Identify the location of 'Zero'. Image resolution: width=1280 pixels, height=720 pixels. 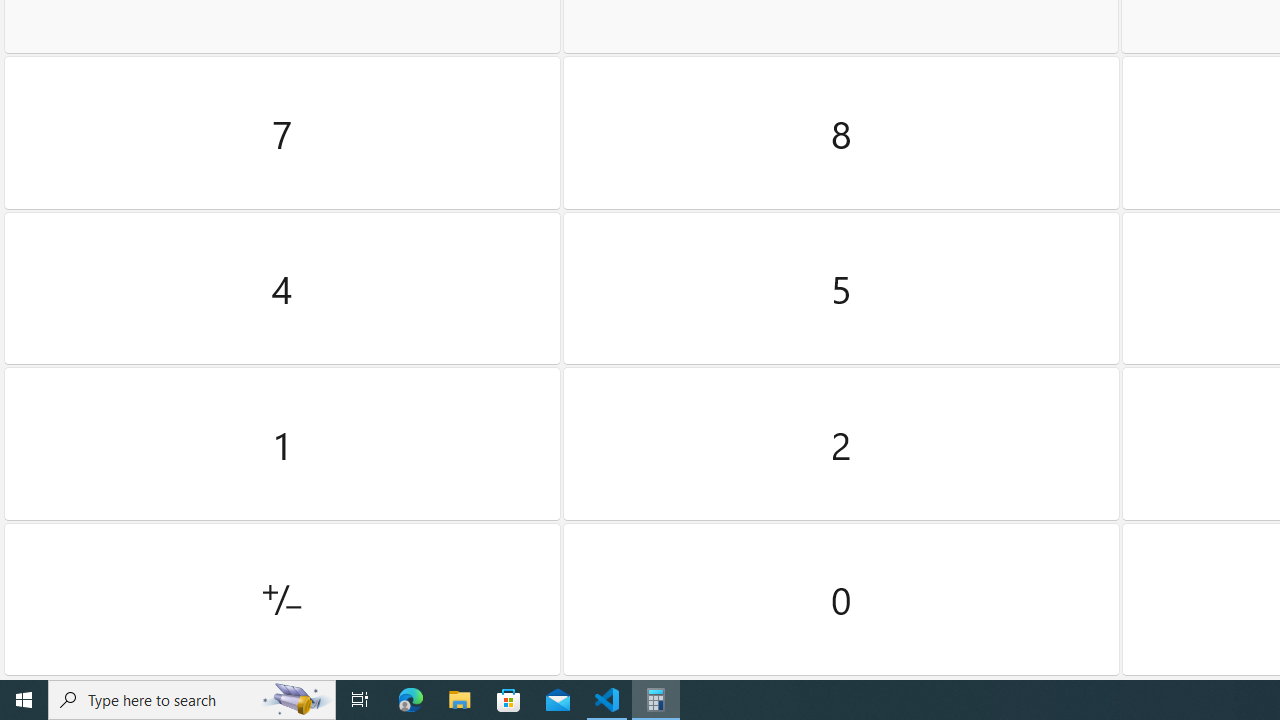
(841, 598).